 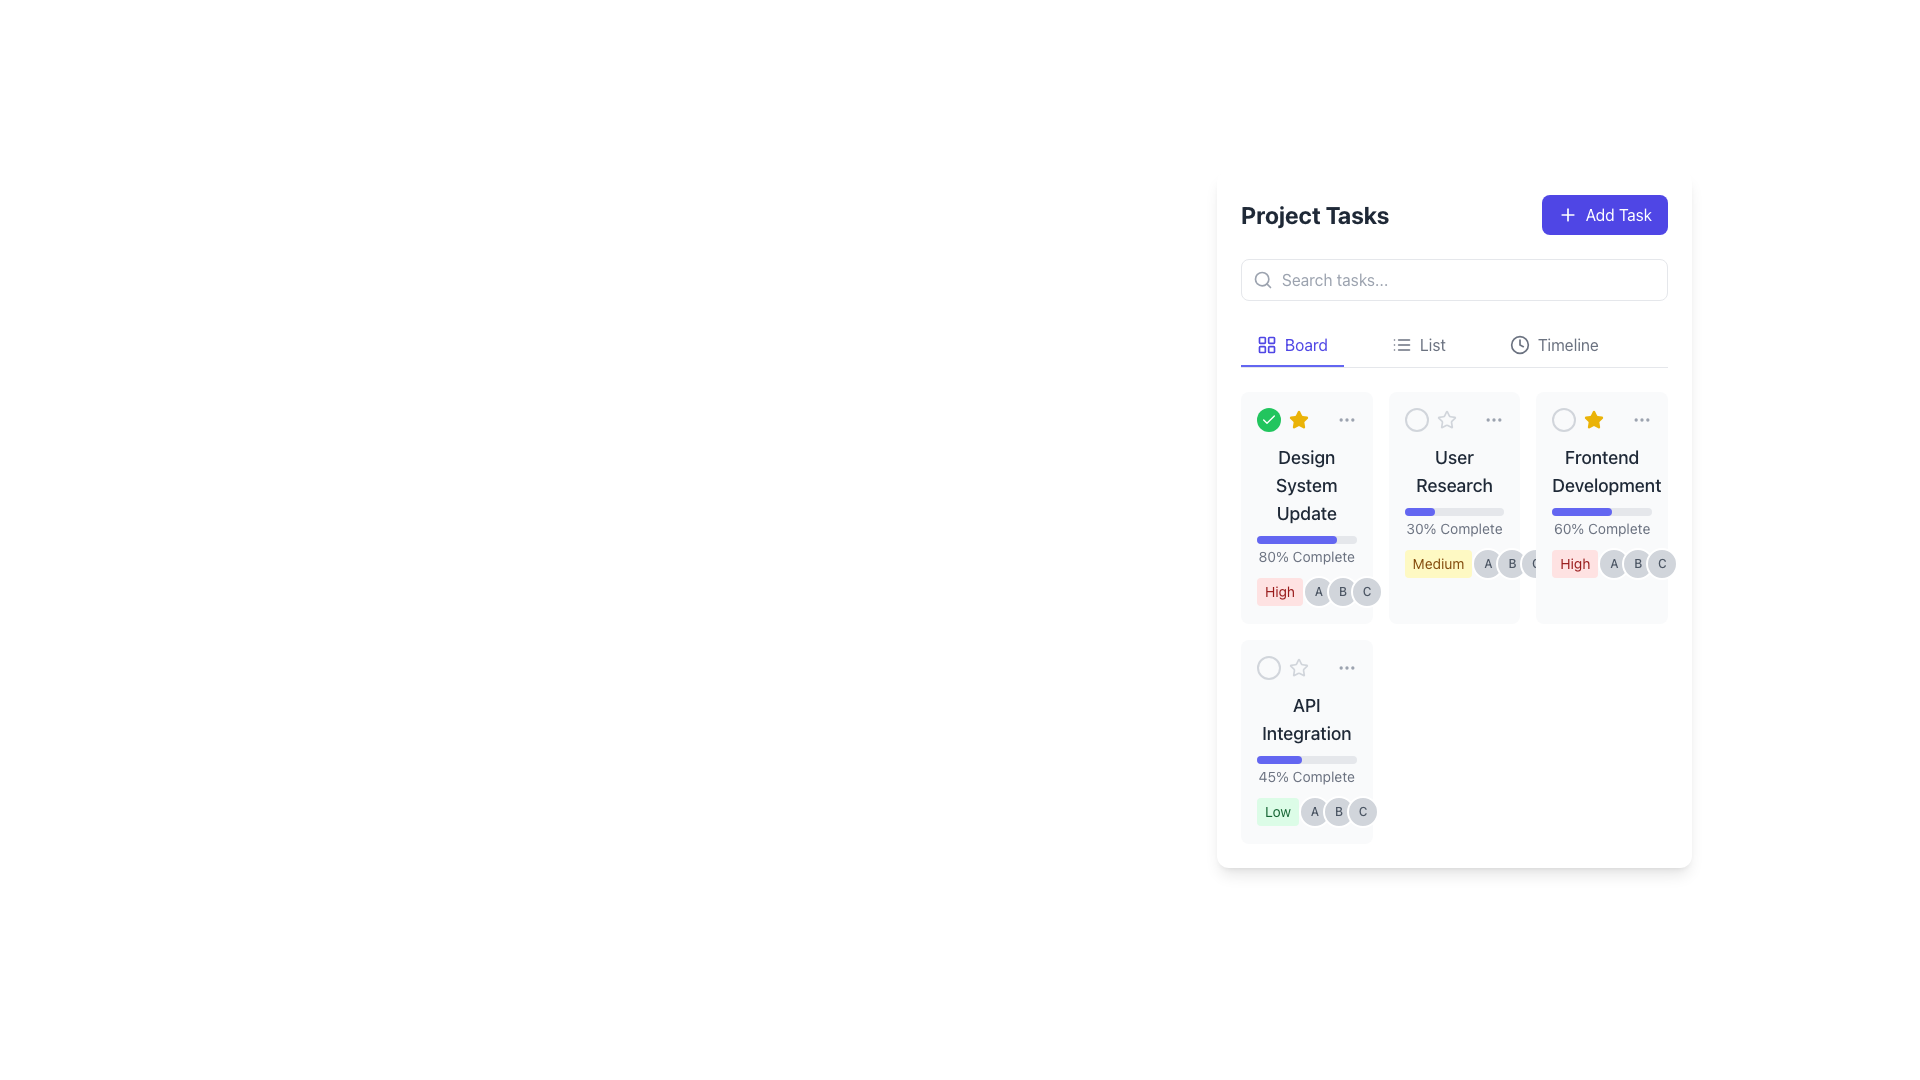 What do you see at coordinates (1417, 345) in the screenshot?
I see `the 'List' button in the navigation bar` at bounding box center [1417, 345].